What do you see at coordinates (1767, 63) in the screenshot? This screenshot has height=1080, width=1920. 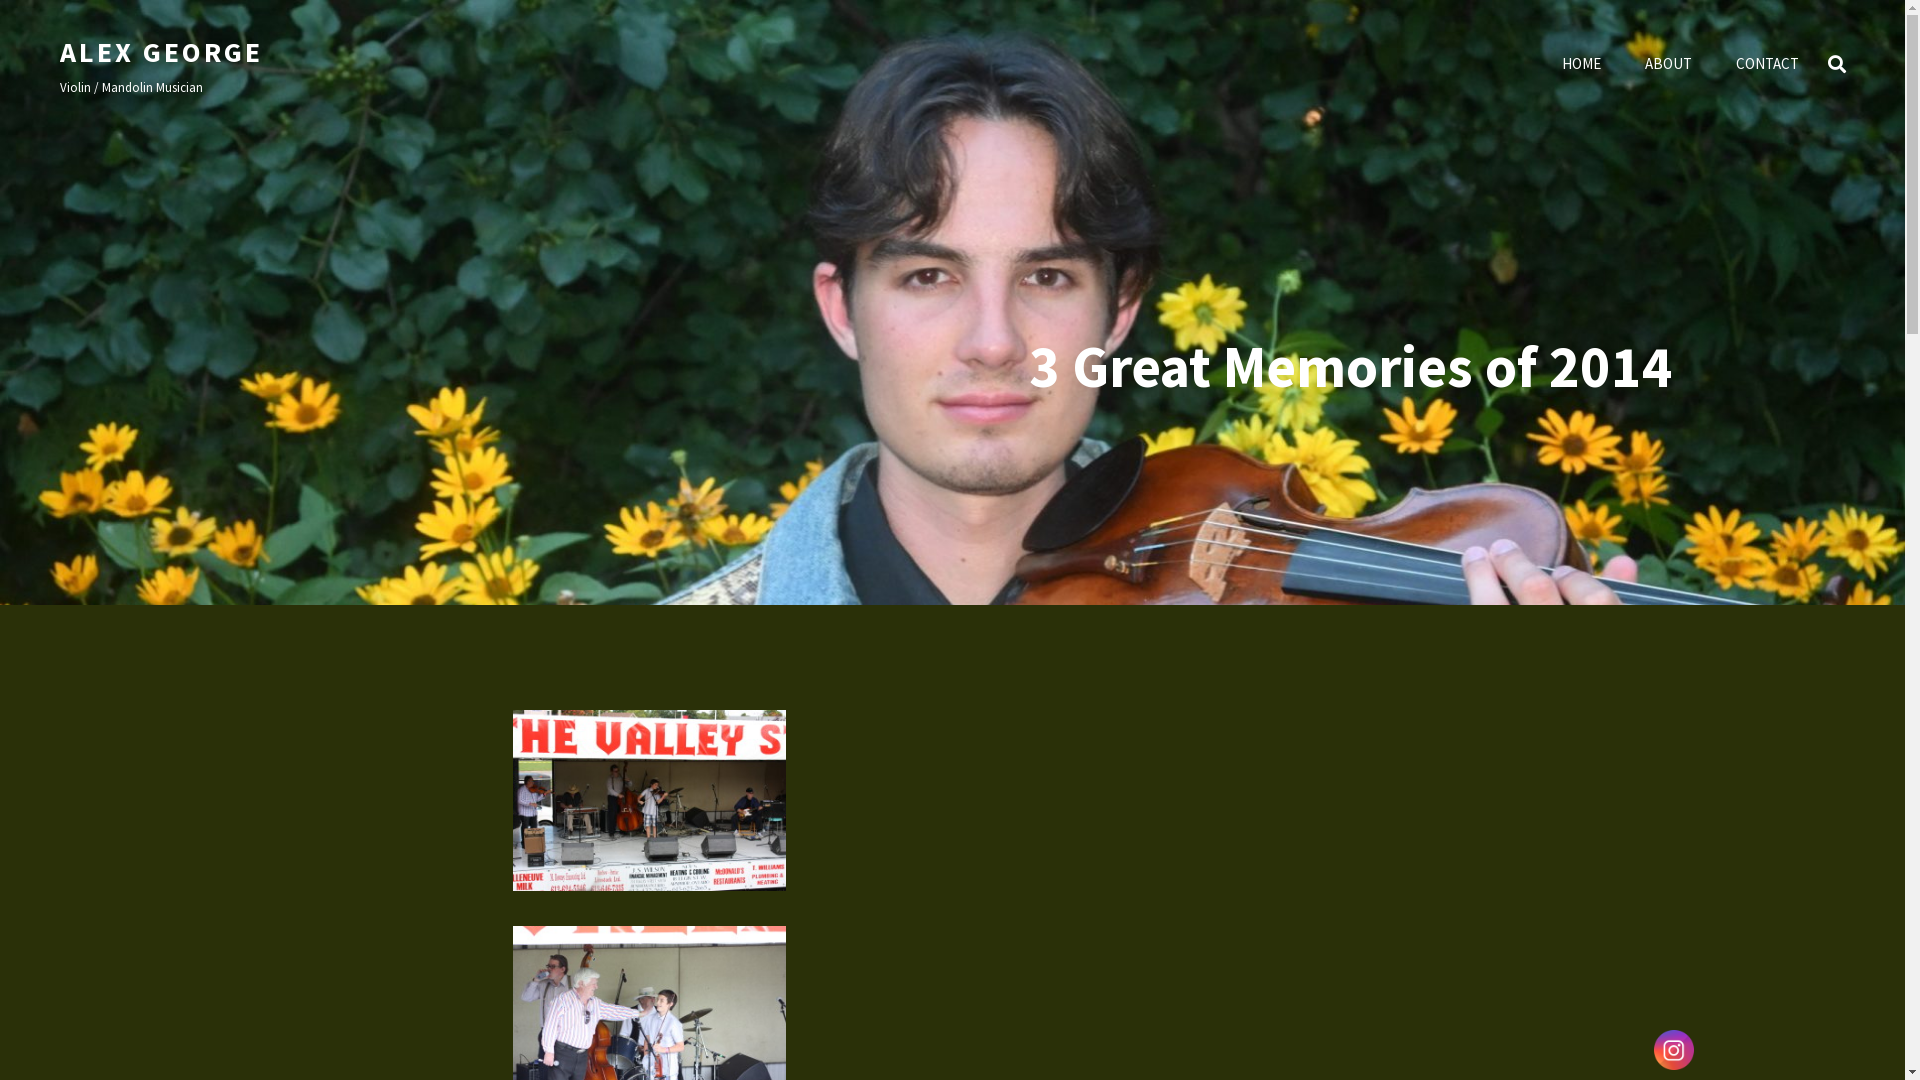 I see `'CONTACT'` at bounding box center [1767, 63].